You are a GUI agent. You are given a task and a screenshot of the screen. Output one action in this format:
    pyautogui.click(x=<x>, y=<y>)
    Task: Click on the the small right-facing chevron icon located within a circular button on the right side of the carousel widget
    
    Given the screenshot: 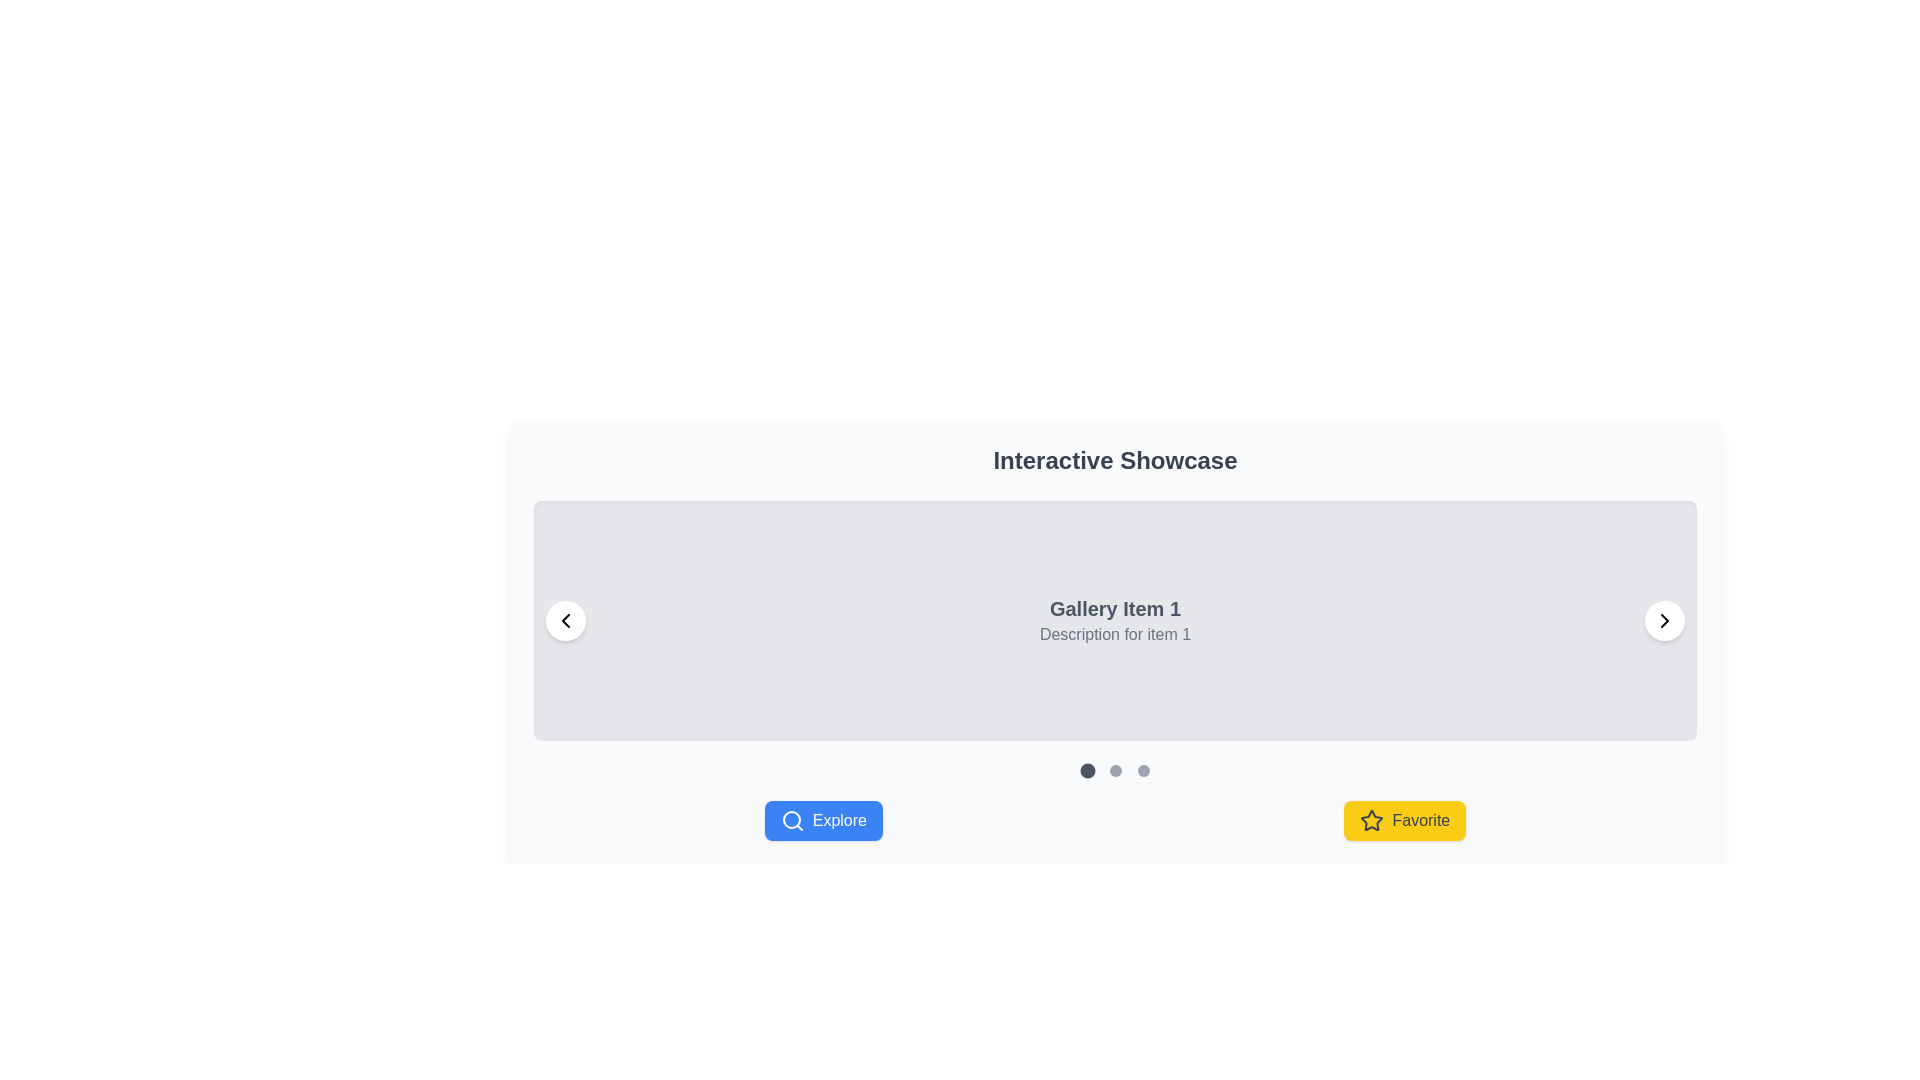 What is the action you would take?
    pyautogui.click(x=1665, y=620)
    